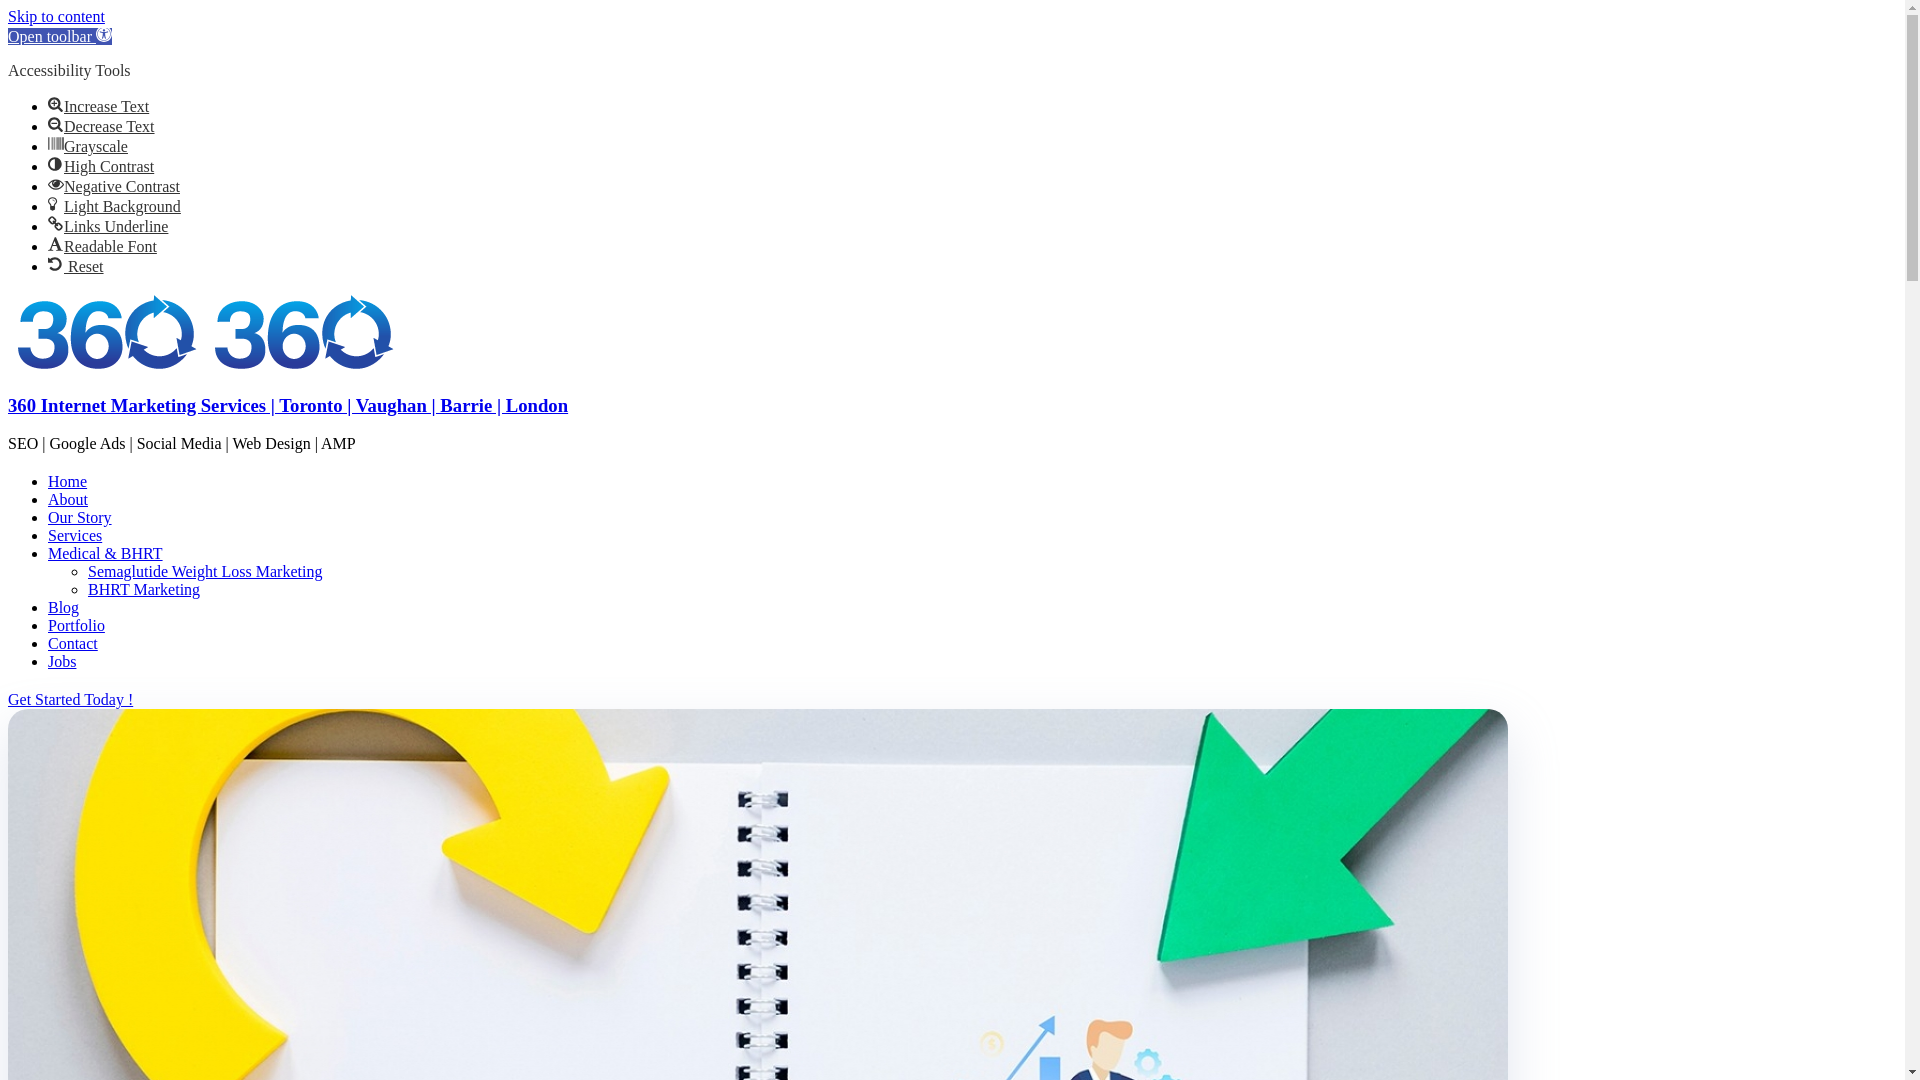  Describe the element at coordinates (63, 606) in the screenshot. I see `'Blog'` at that location.